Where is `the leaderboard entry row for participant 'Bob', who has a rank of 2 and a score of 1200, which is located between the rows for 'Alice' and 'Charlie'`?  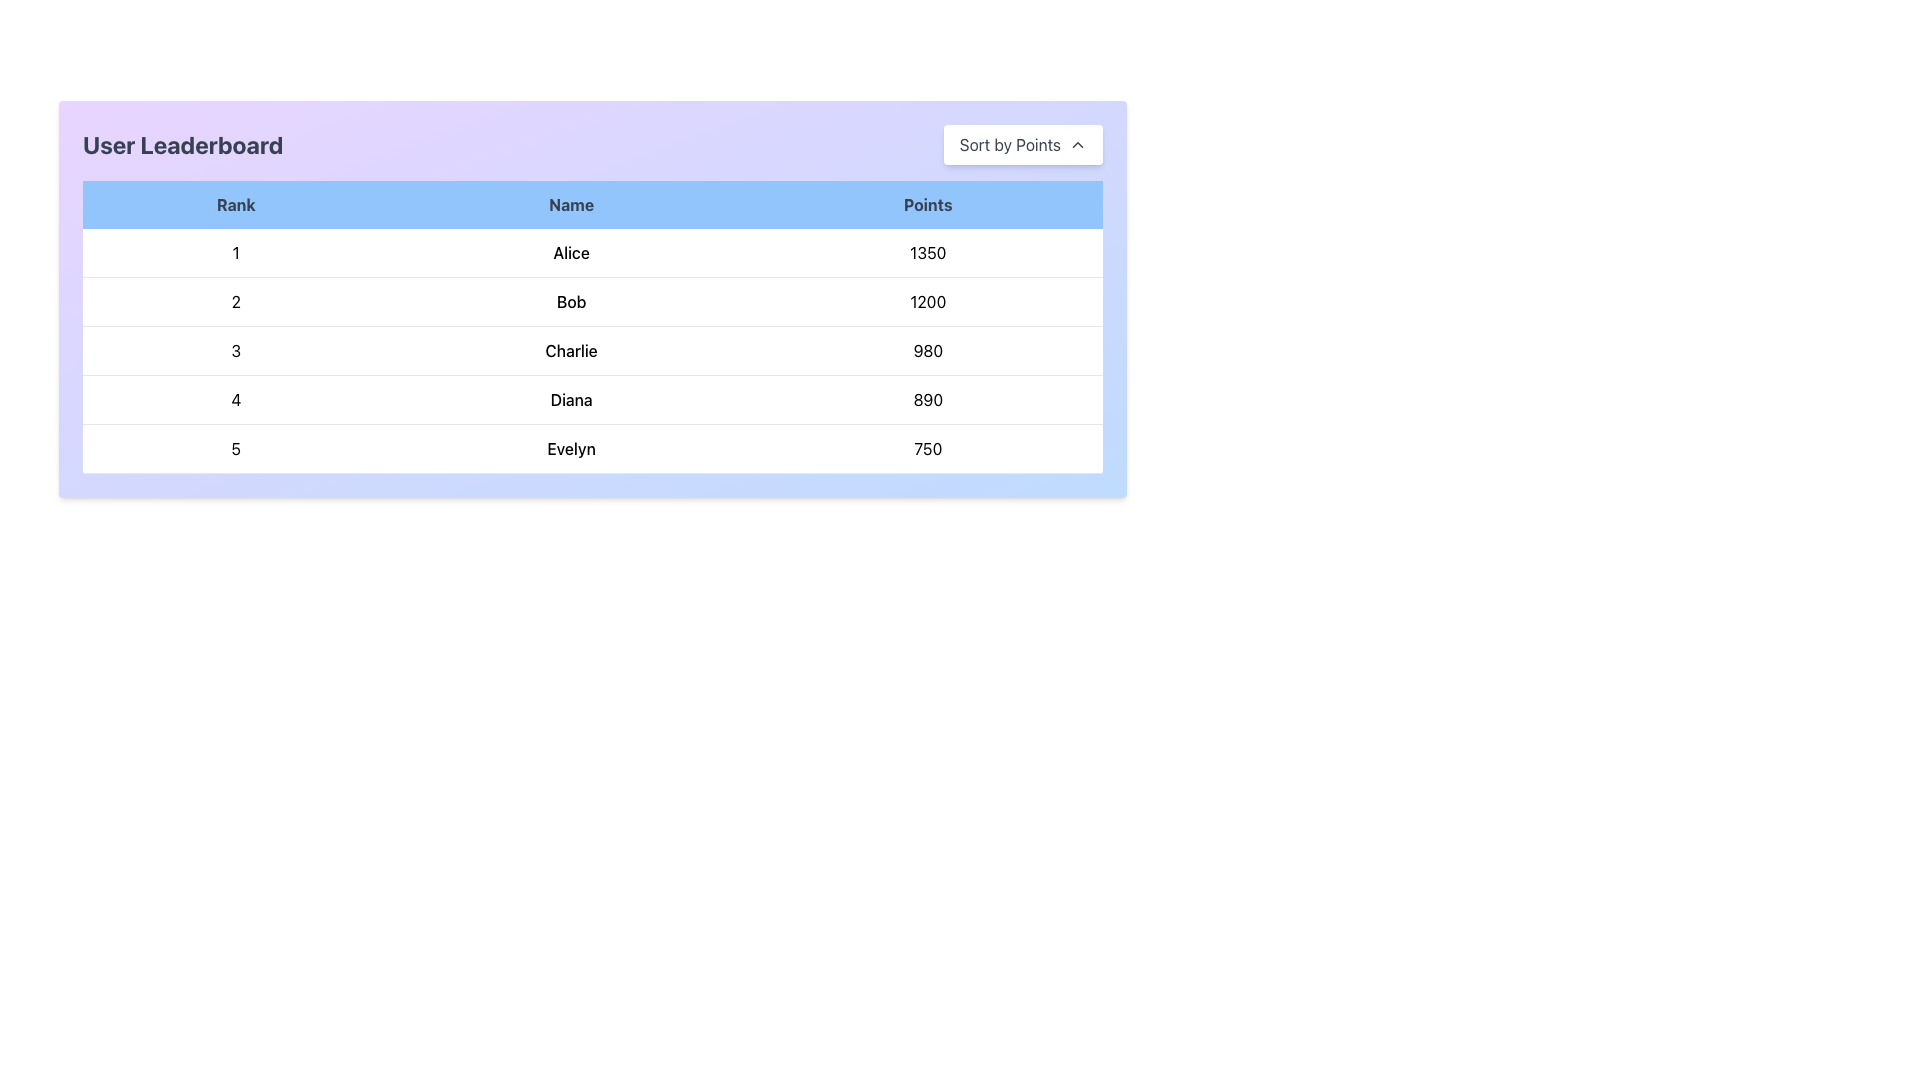 the leaderboard entry row for participant 'Bob', who has a rank of 2 and a score of 1200, which is located between the rows for 'Alice' and 'Charlie' is located at coordinates (592, 301).